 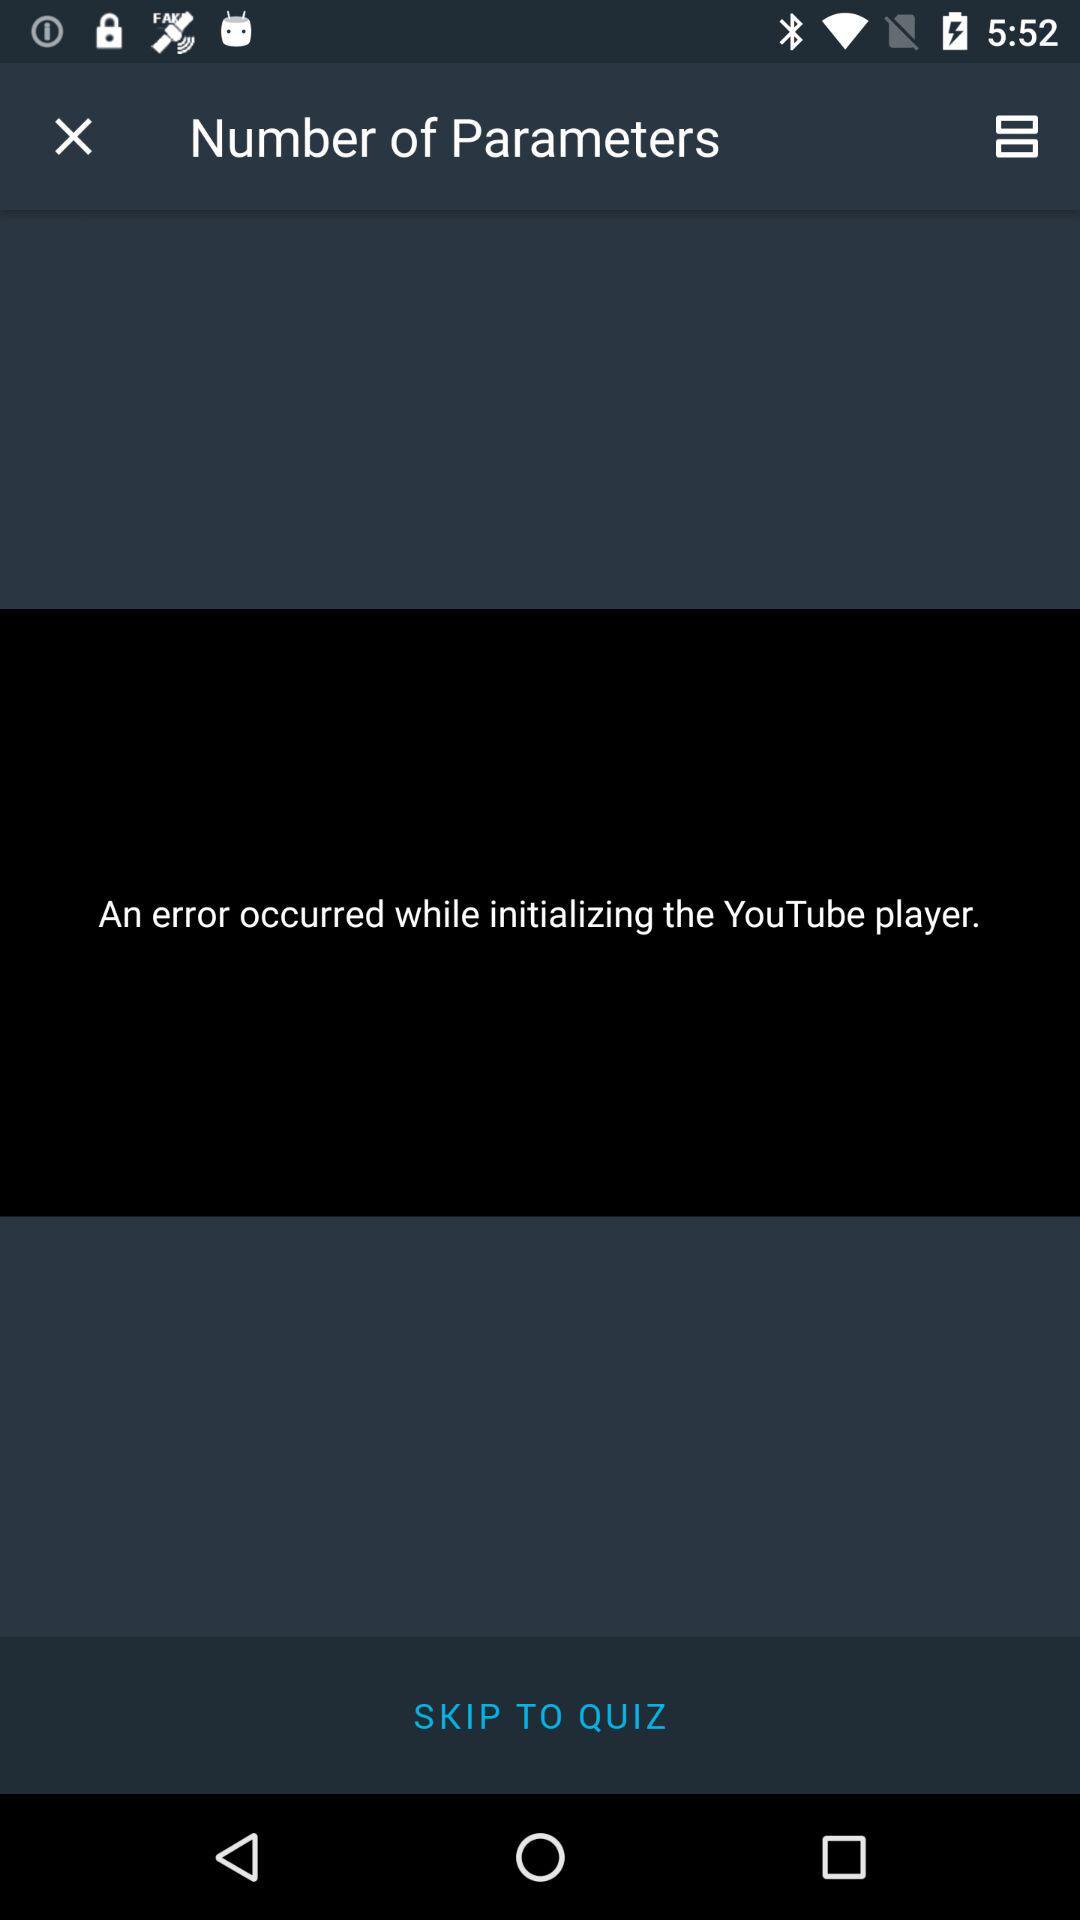 I want to click on icon to the right of the number of parameters item, so click(x=1017, y=135).